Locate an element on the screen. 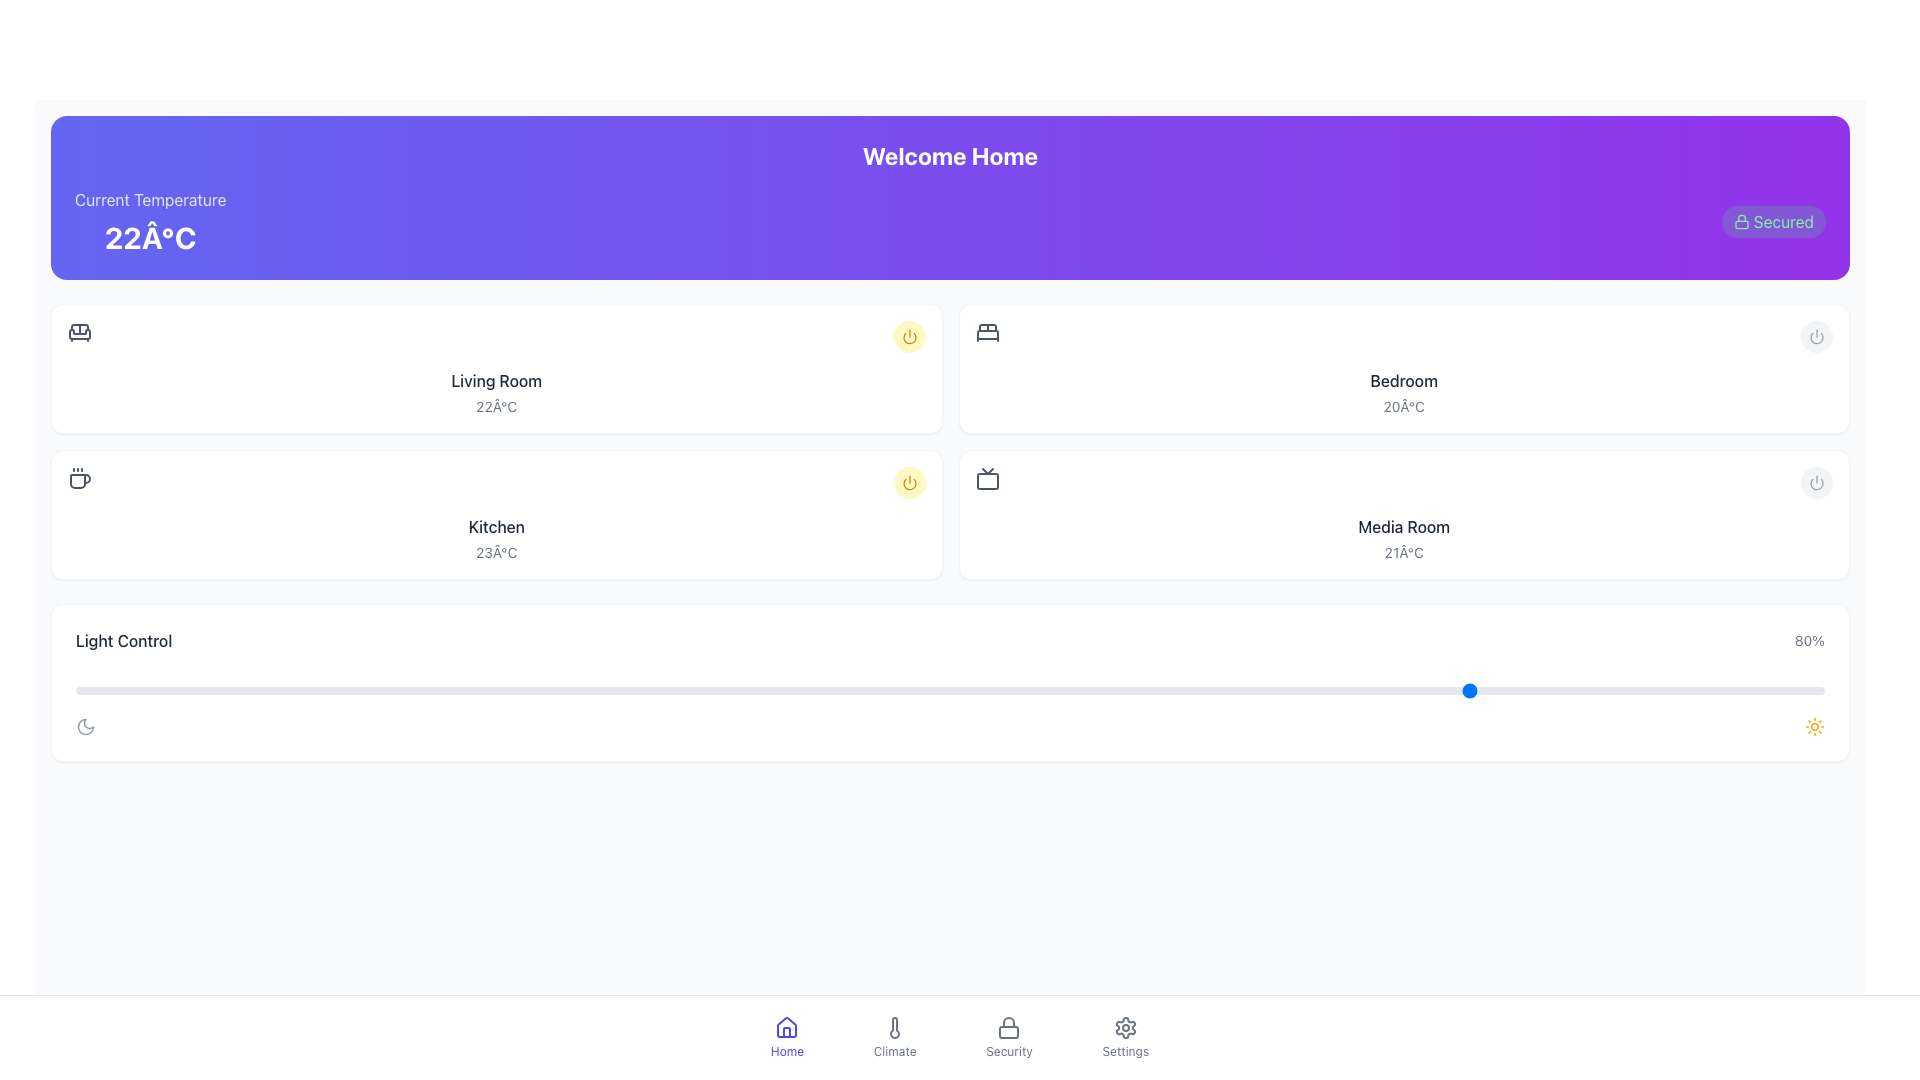 The height and width of the screenshot is (1080, 1920). the icon located at the top-left corner of the 'Bedroom' card in the grid layout, which provides a visual indication of its relation to 'Bedroom' is located at coordinates (987, 331).